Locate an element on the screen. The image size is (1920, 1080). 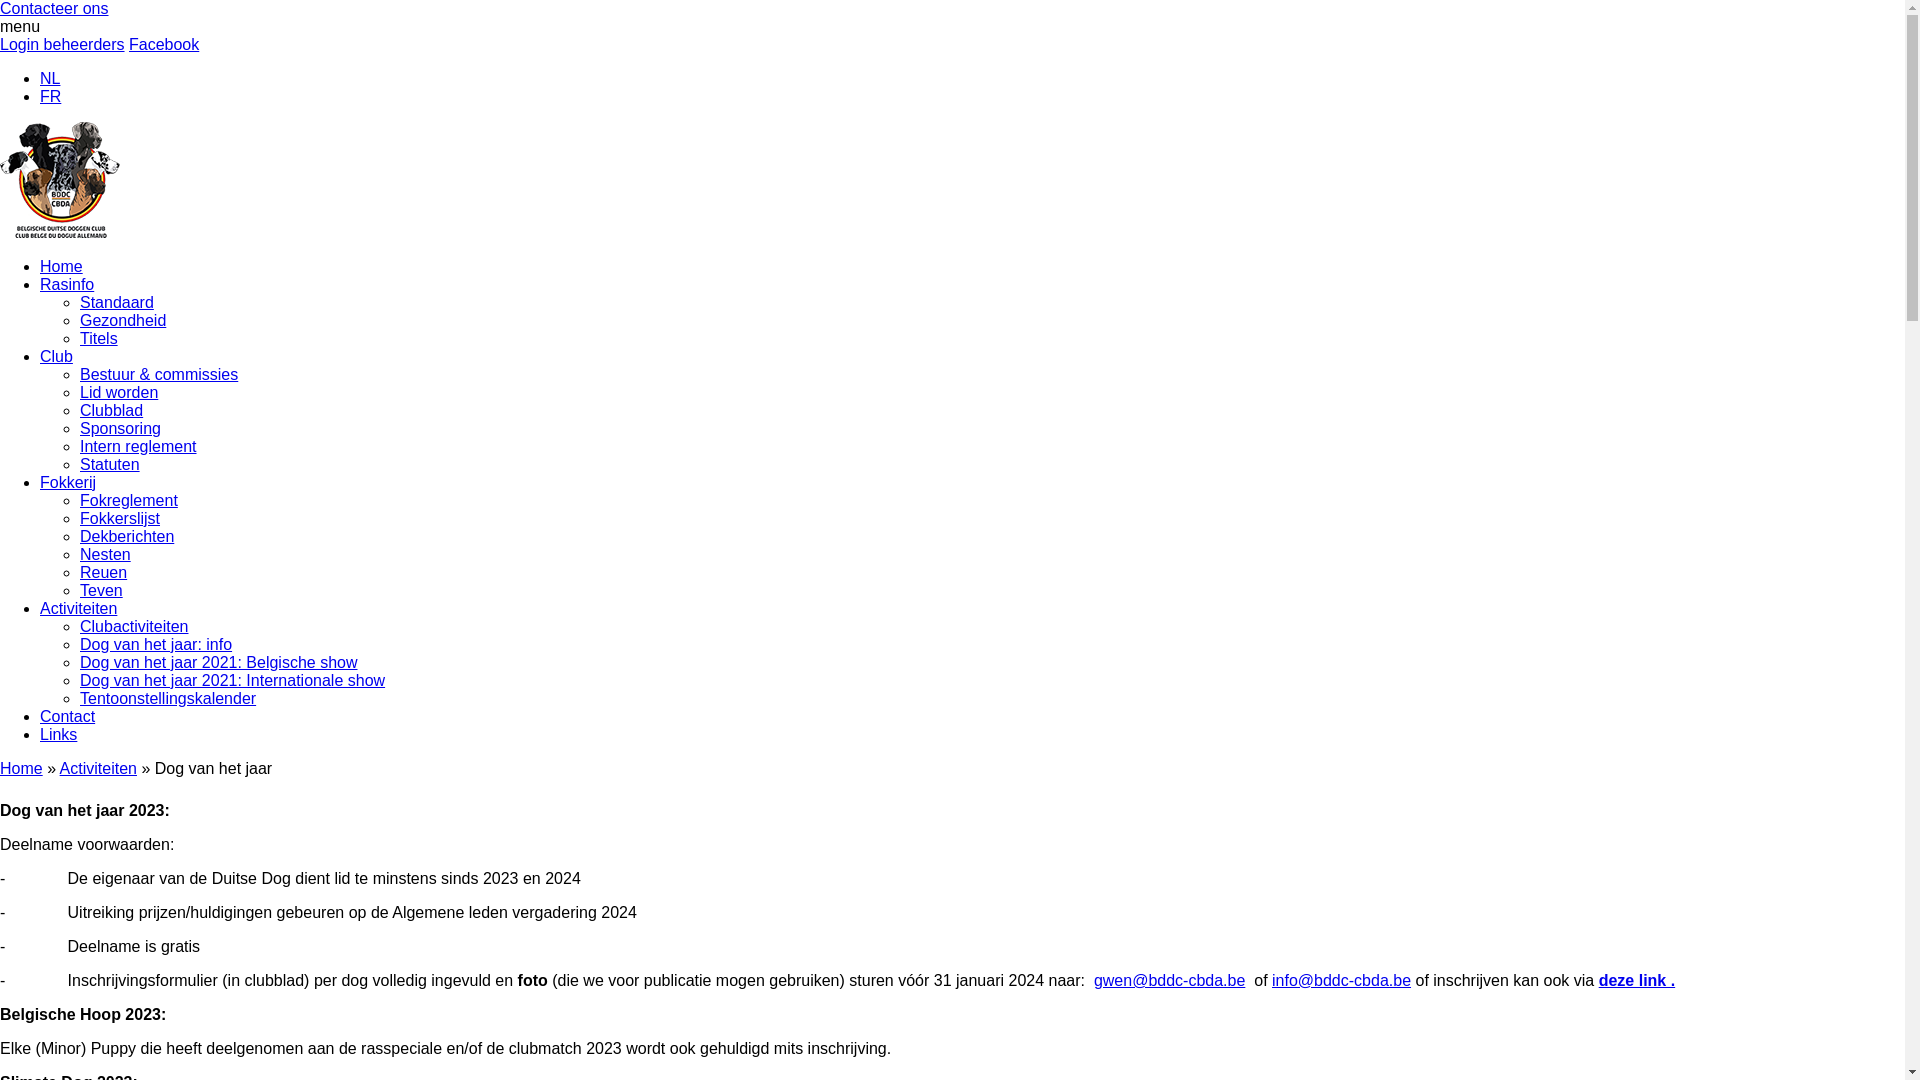
'Dekberichten' is located at coordinates (125, 535).